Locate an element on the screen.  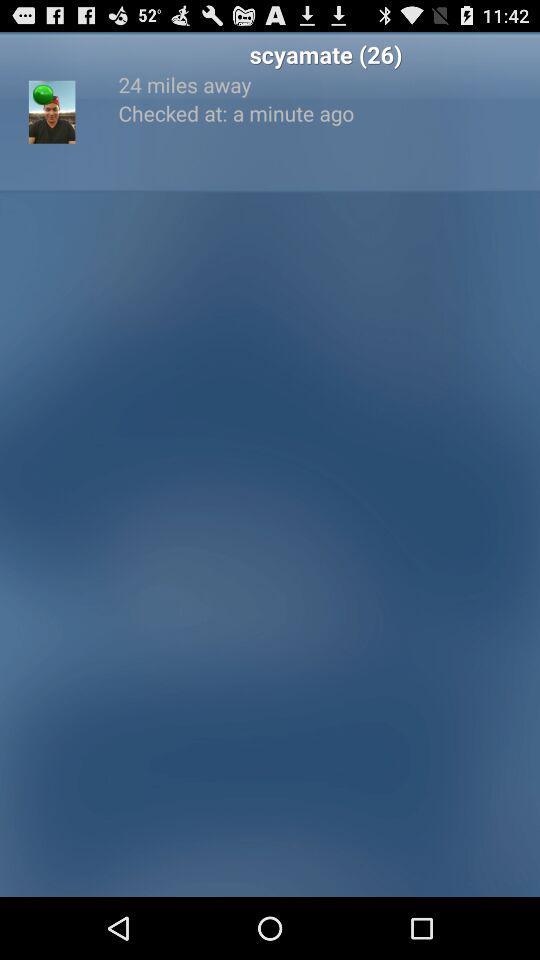
the item next to 24 miles away is located at coordinates (43, 94).